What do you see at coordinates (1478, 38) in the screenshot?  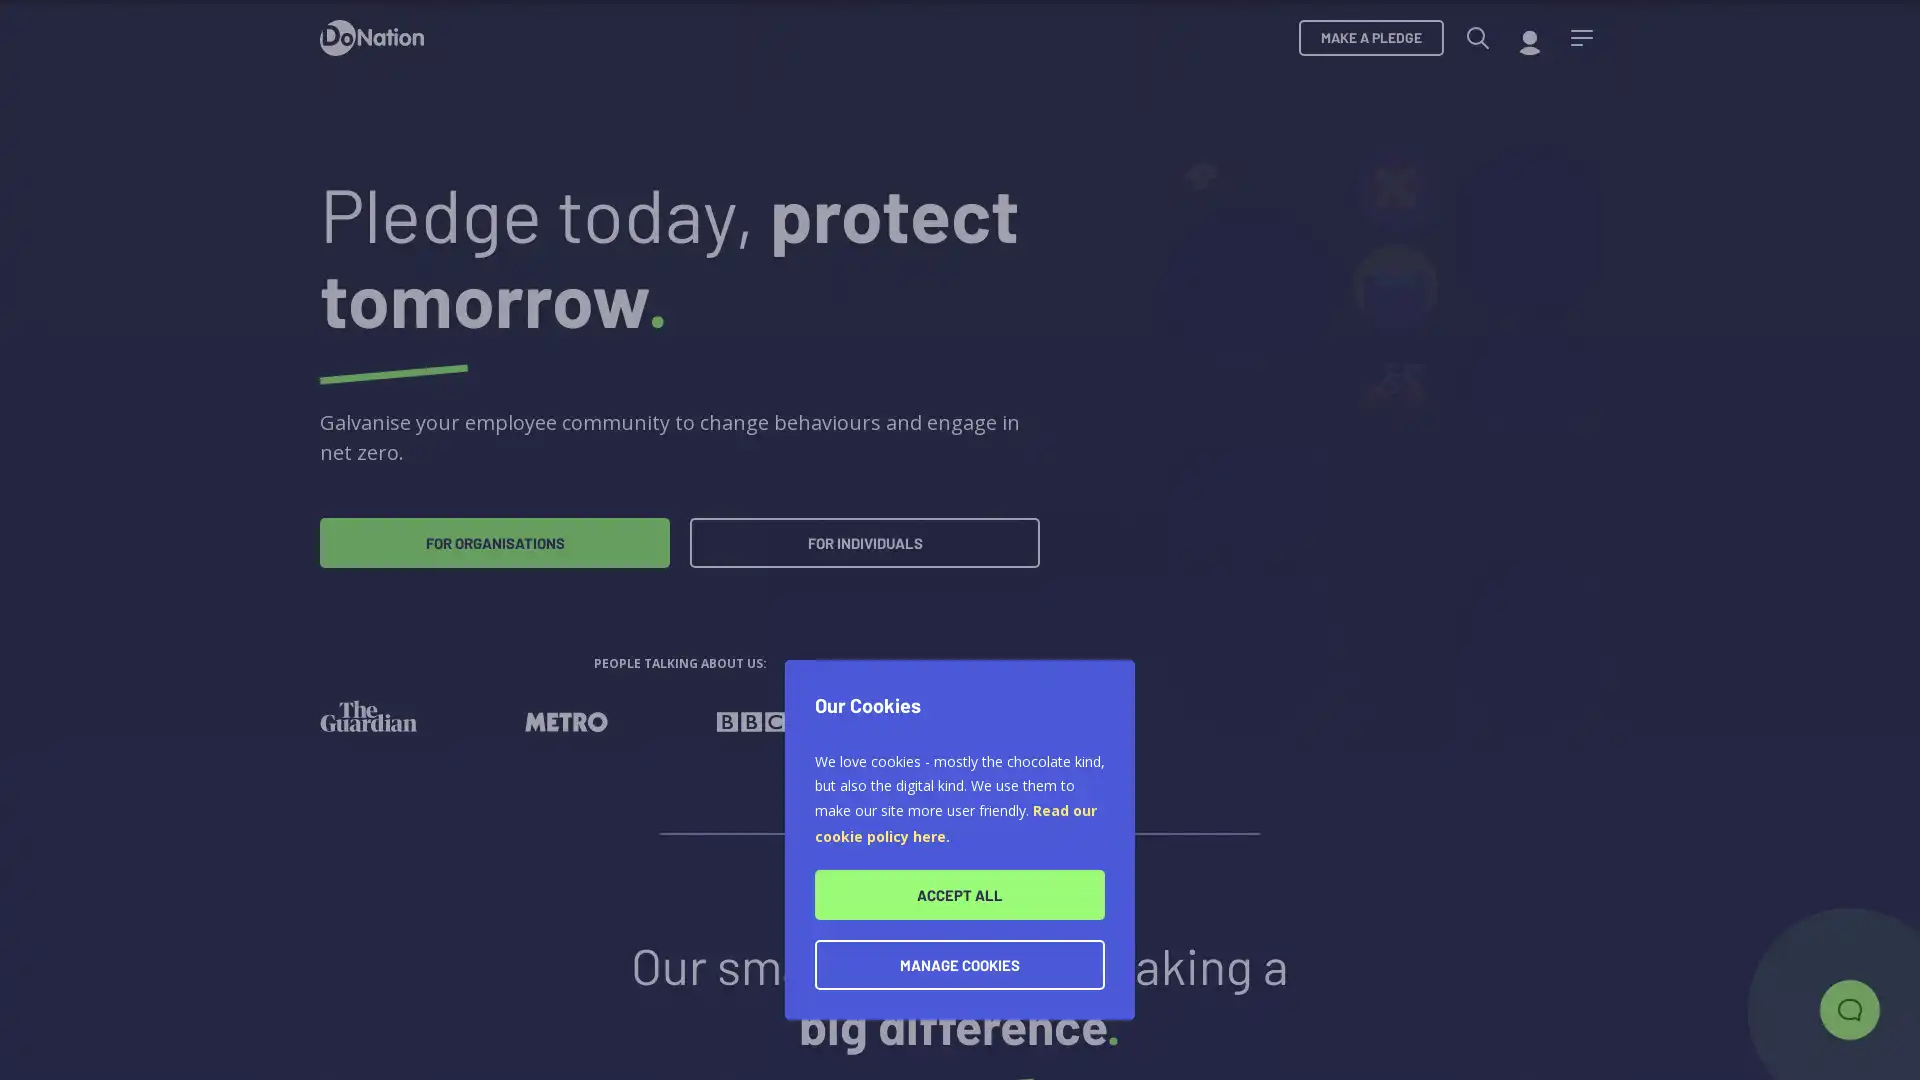 I see `Search` at bounding box center [1478, 38].